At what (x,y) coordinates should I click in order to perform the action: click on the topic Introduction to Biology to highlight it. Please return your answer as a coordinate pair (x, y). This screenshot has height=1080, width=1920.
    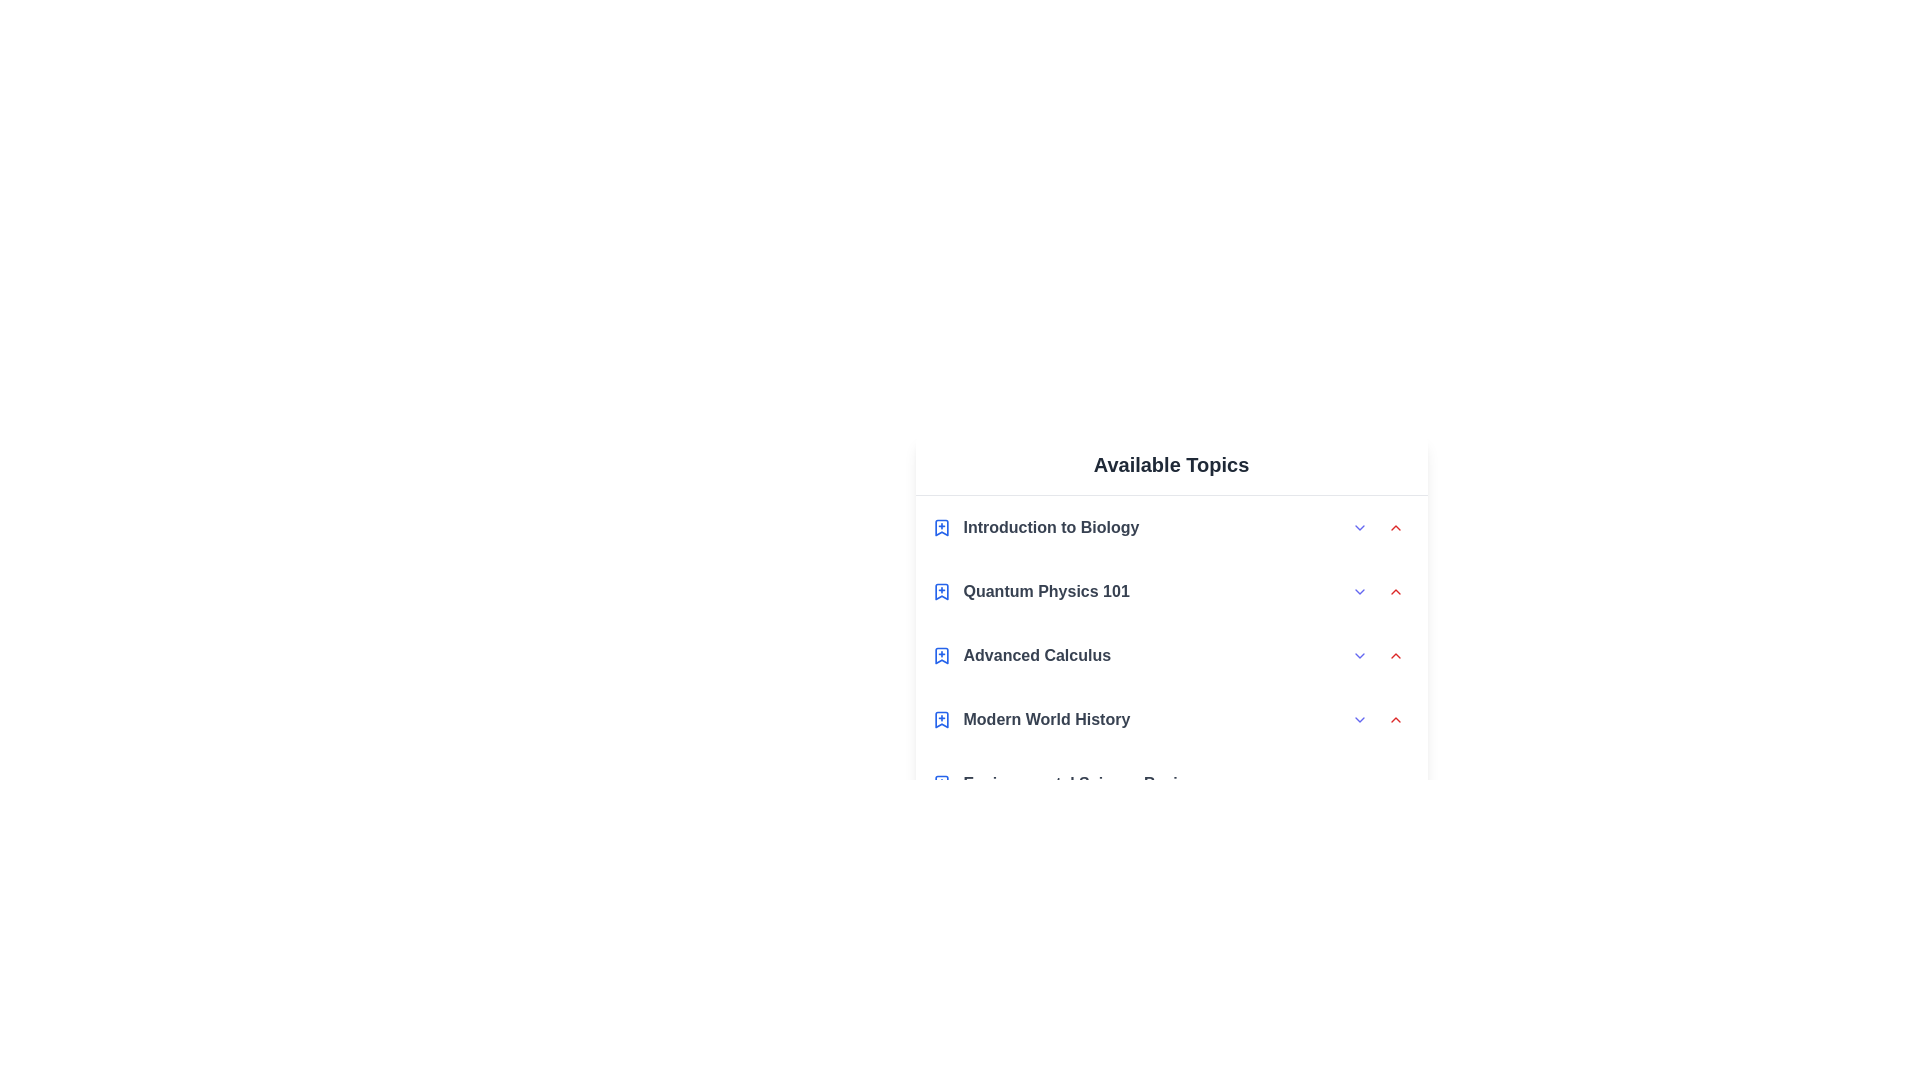
    Looking at the image, I should click on (1171, 527).